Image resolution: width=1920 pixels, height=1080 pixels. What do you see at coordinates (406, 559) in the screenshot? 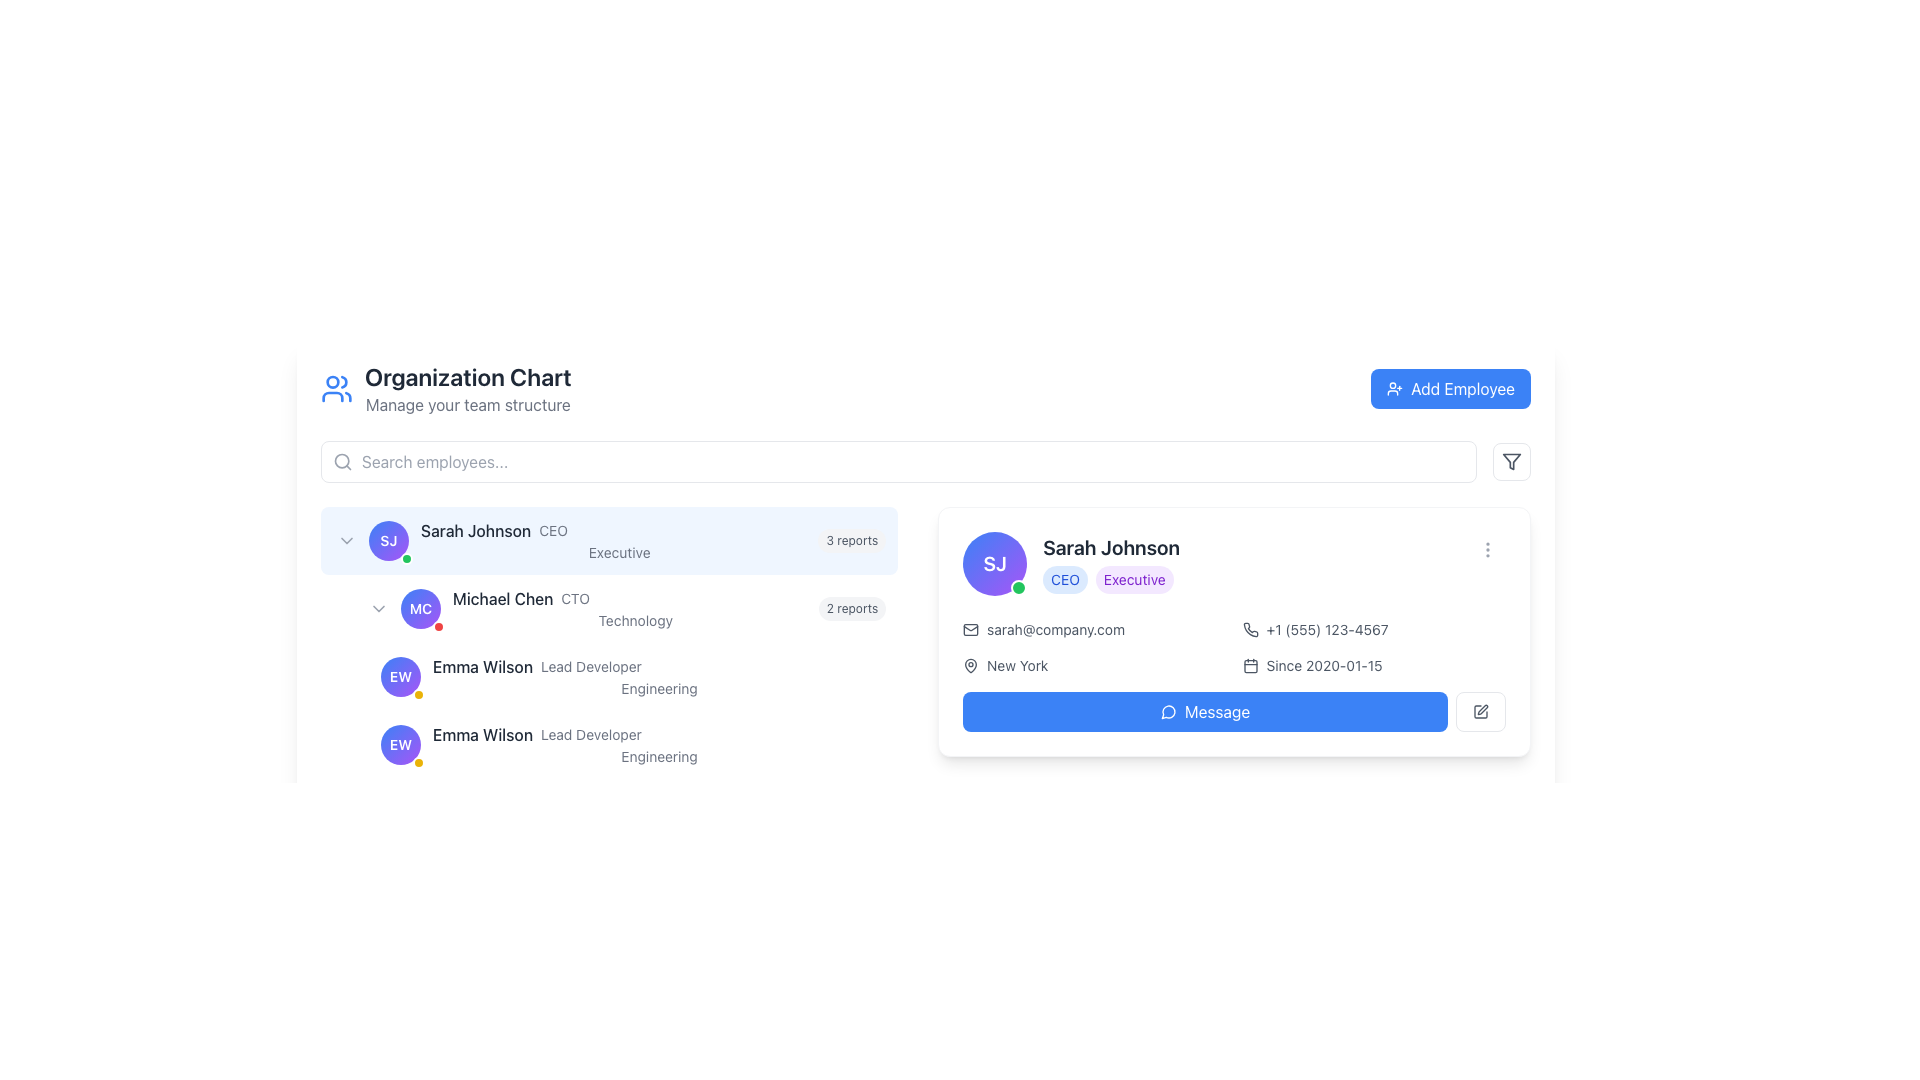
I see `the Indicator Badge located at the bottom-right corner of the circular avatar labeled 'SJ' in the list of employee profiles` at bounding box center [406, 559].